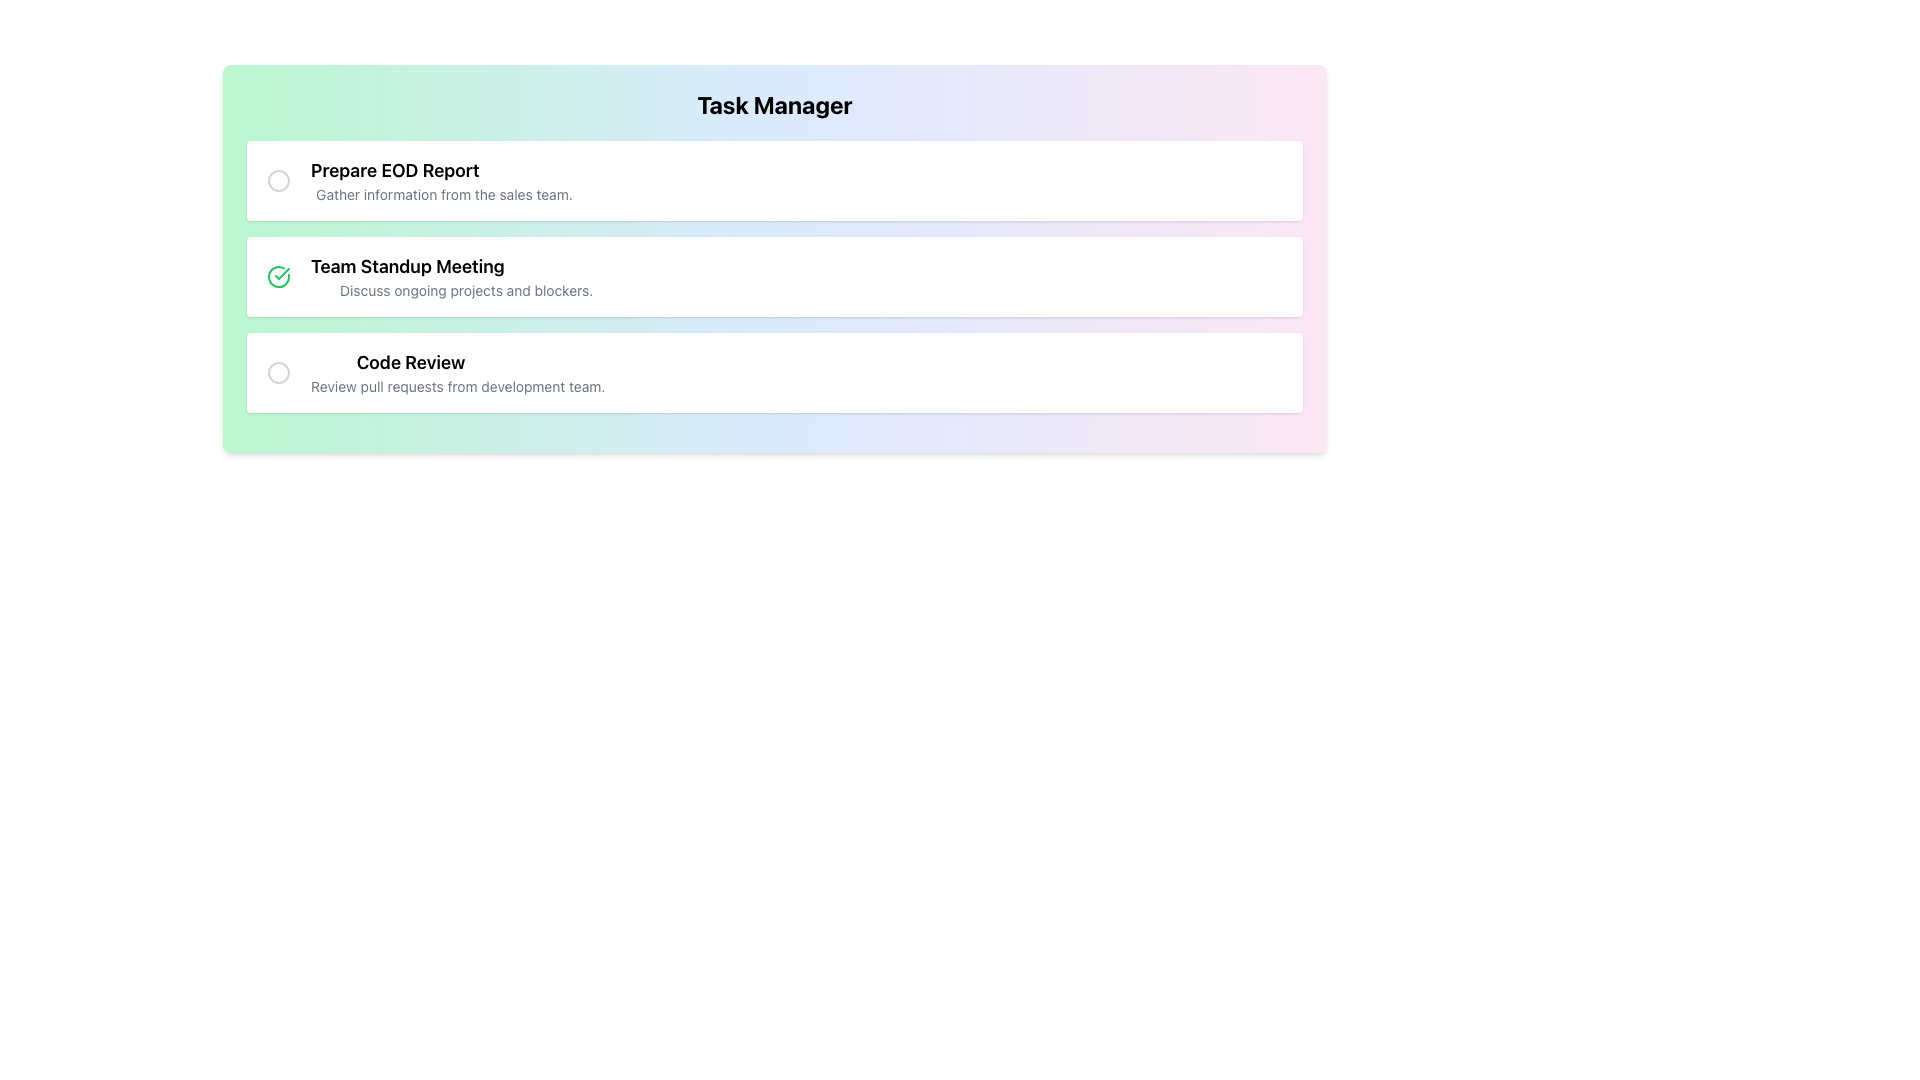 The image size is (1920, 1080). What do you see at coordinates (277, 373) in the screenshot?
I see `the circular checkbox indicator for the 'Code Review' entry` at bounding box center [277, 373].